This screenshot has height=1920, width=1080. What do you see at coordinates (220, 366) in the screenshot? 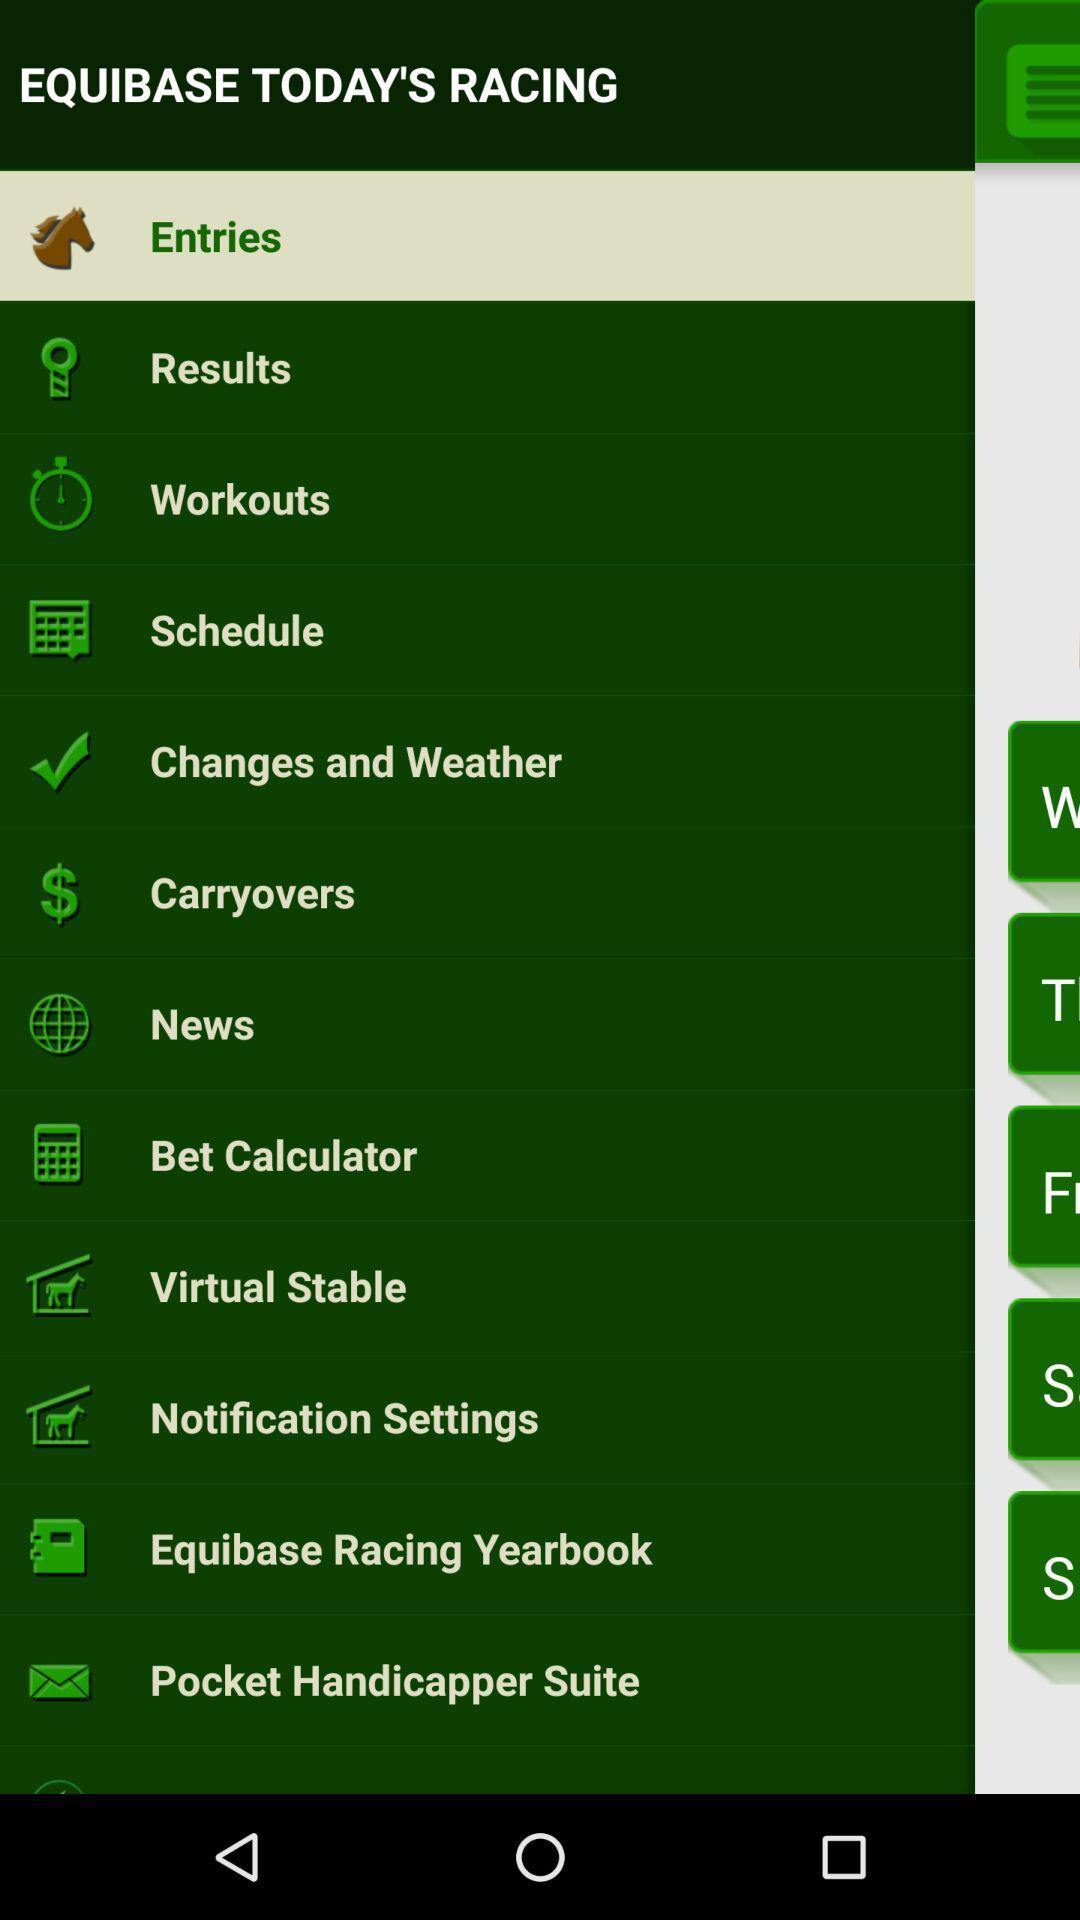
I see `the results icon` at bounding box center [220, 366].